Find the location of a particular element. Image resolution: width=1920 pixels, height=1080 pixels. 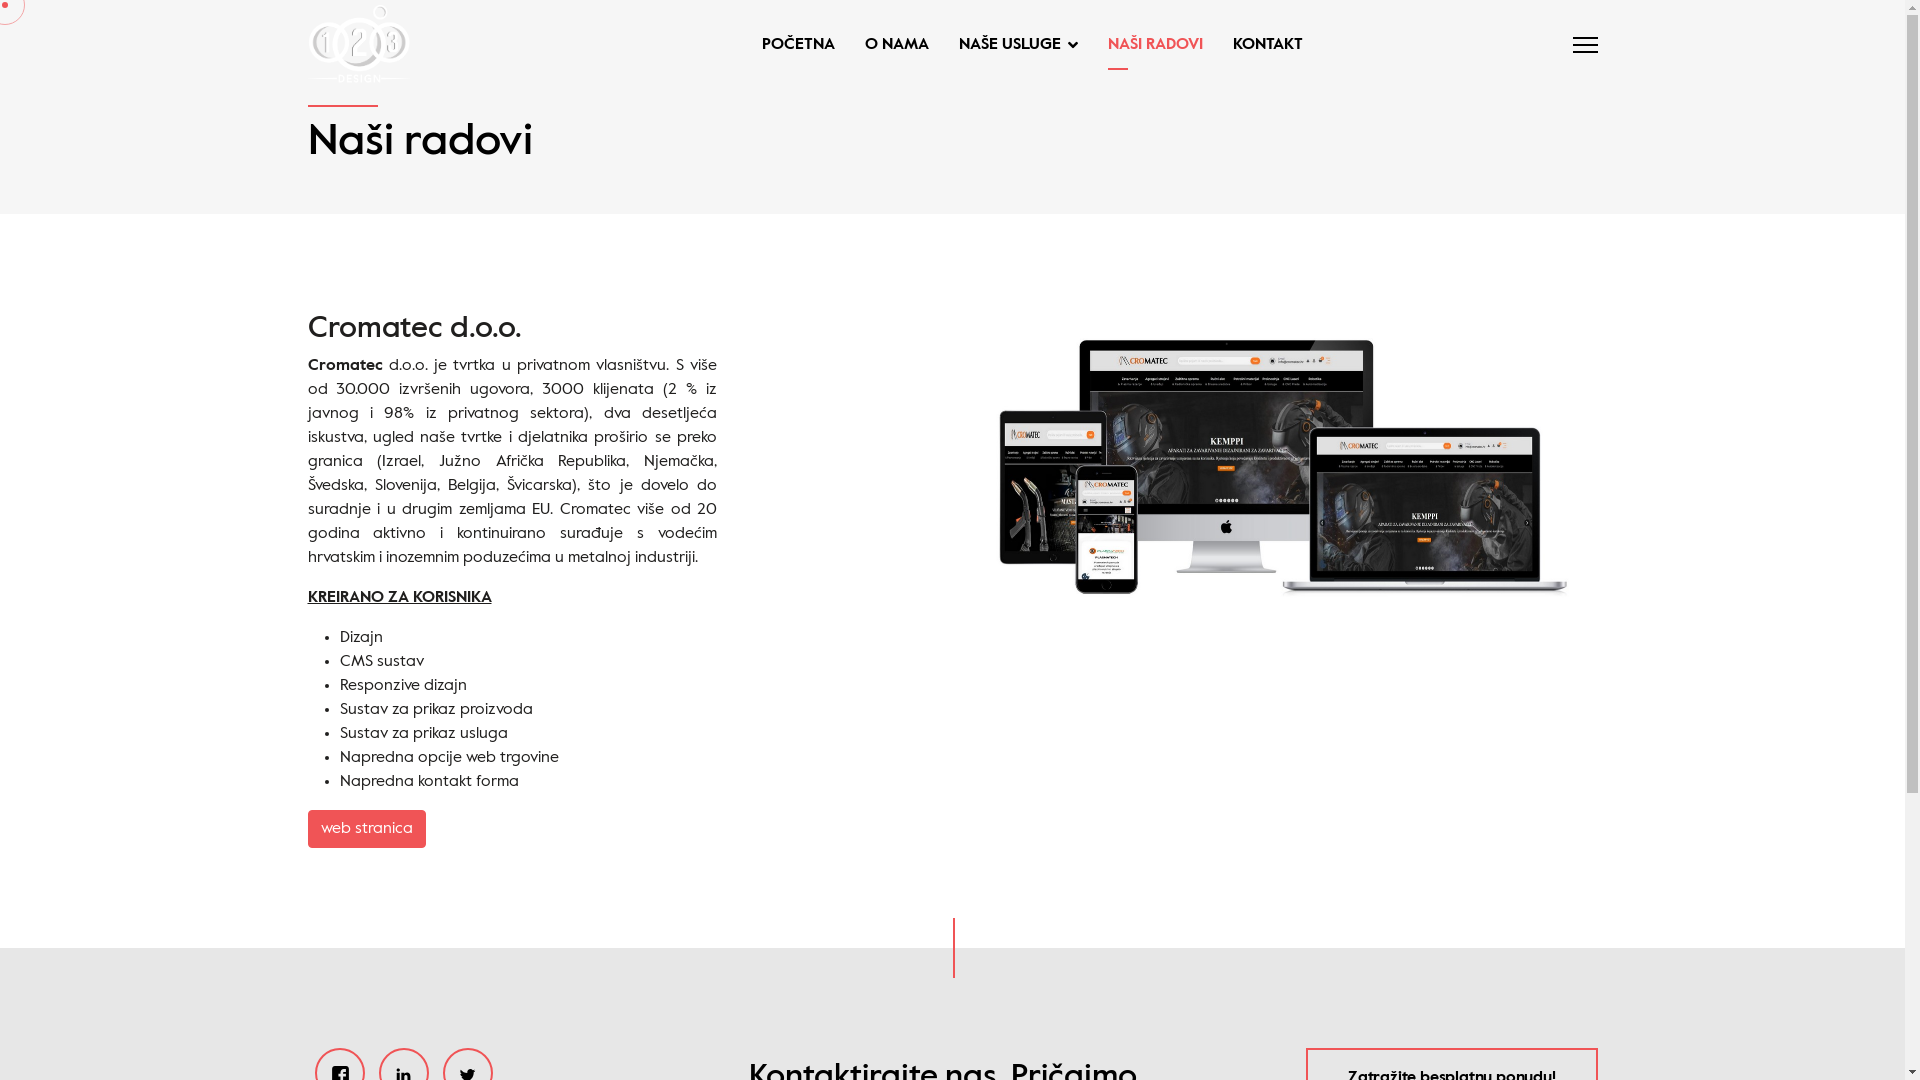

'O NAMA' is located at coordinates (896, 45).